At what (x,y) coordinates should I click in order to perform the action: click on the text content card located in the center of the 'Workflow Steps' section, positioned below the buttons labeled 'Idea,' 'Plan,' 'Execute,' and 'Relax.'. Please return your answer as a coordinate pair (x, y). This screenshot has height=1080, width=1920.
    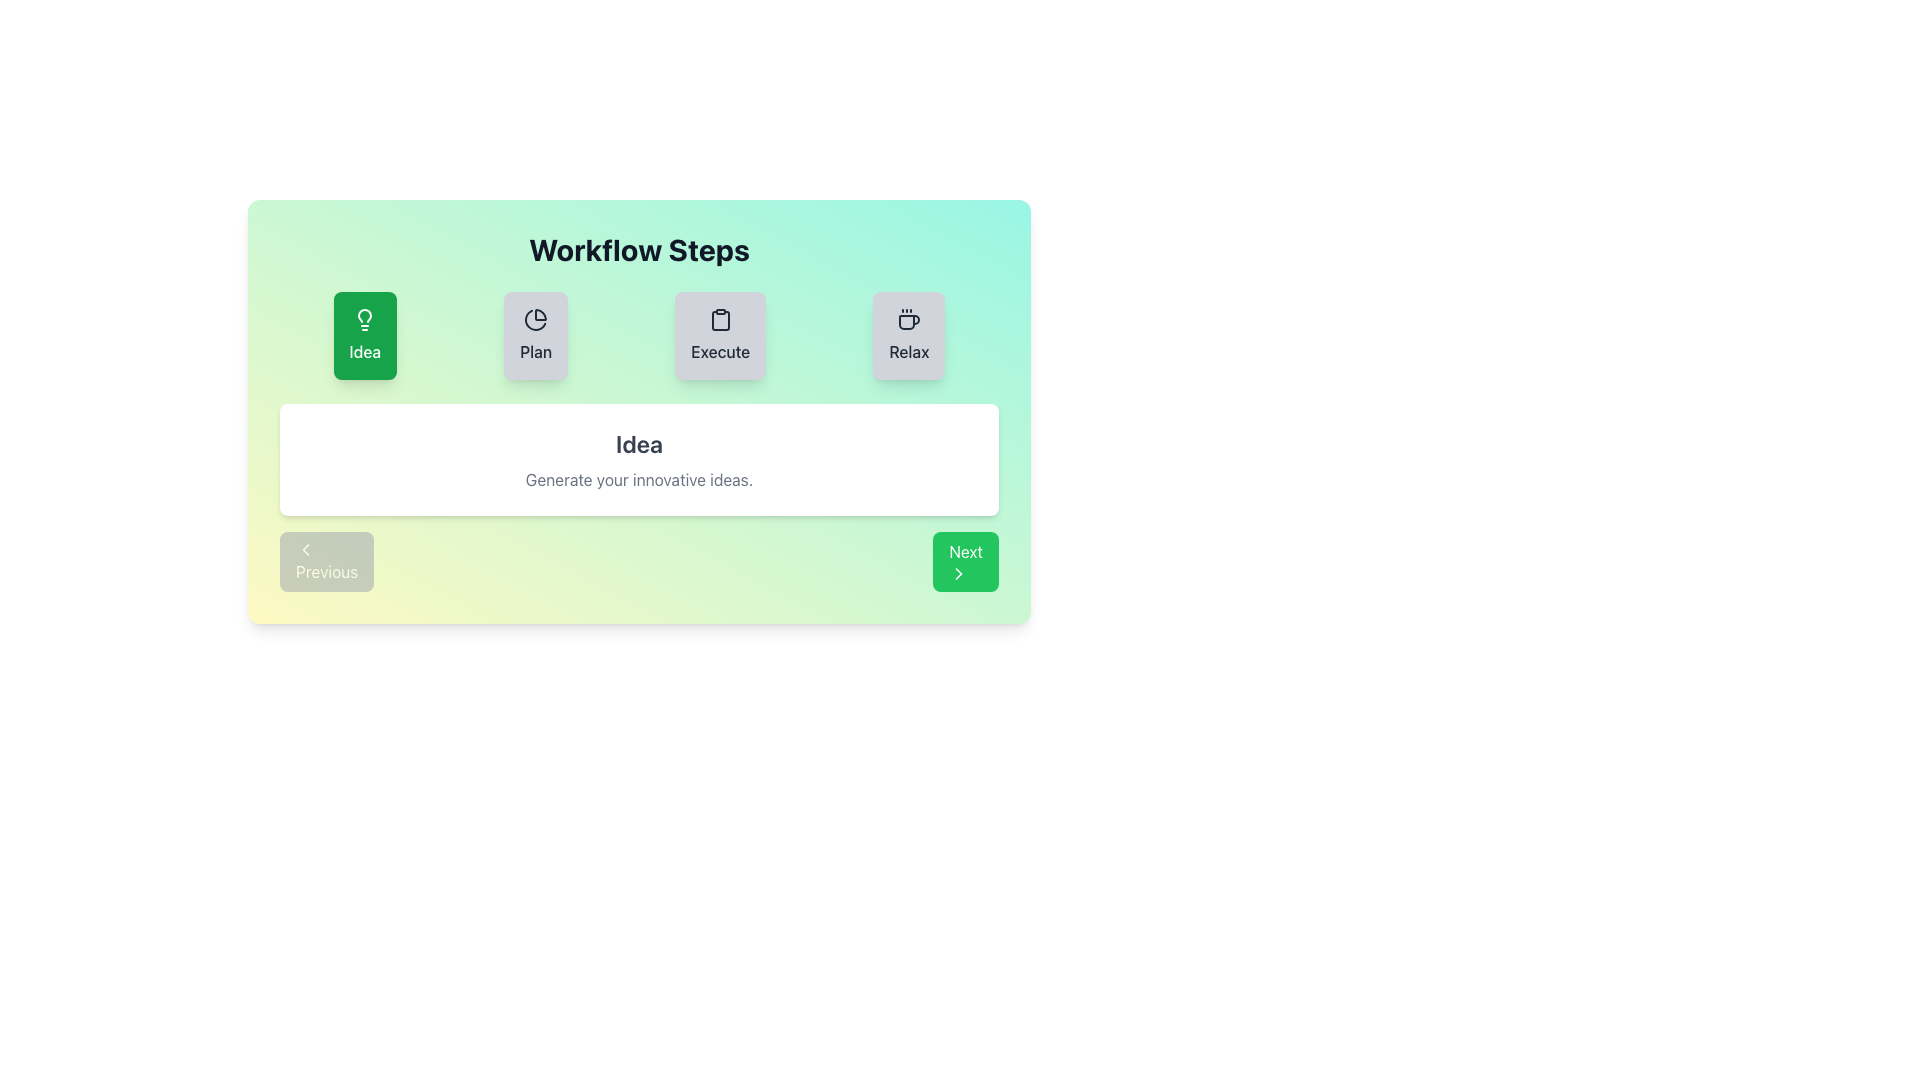
    Looking at the image, I should click on (638, 459).